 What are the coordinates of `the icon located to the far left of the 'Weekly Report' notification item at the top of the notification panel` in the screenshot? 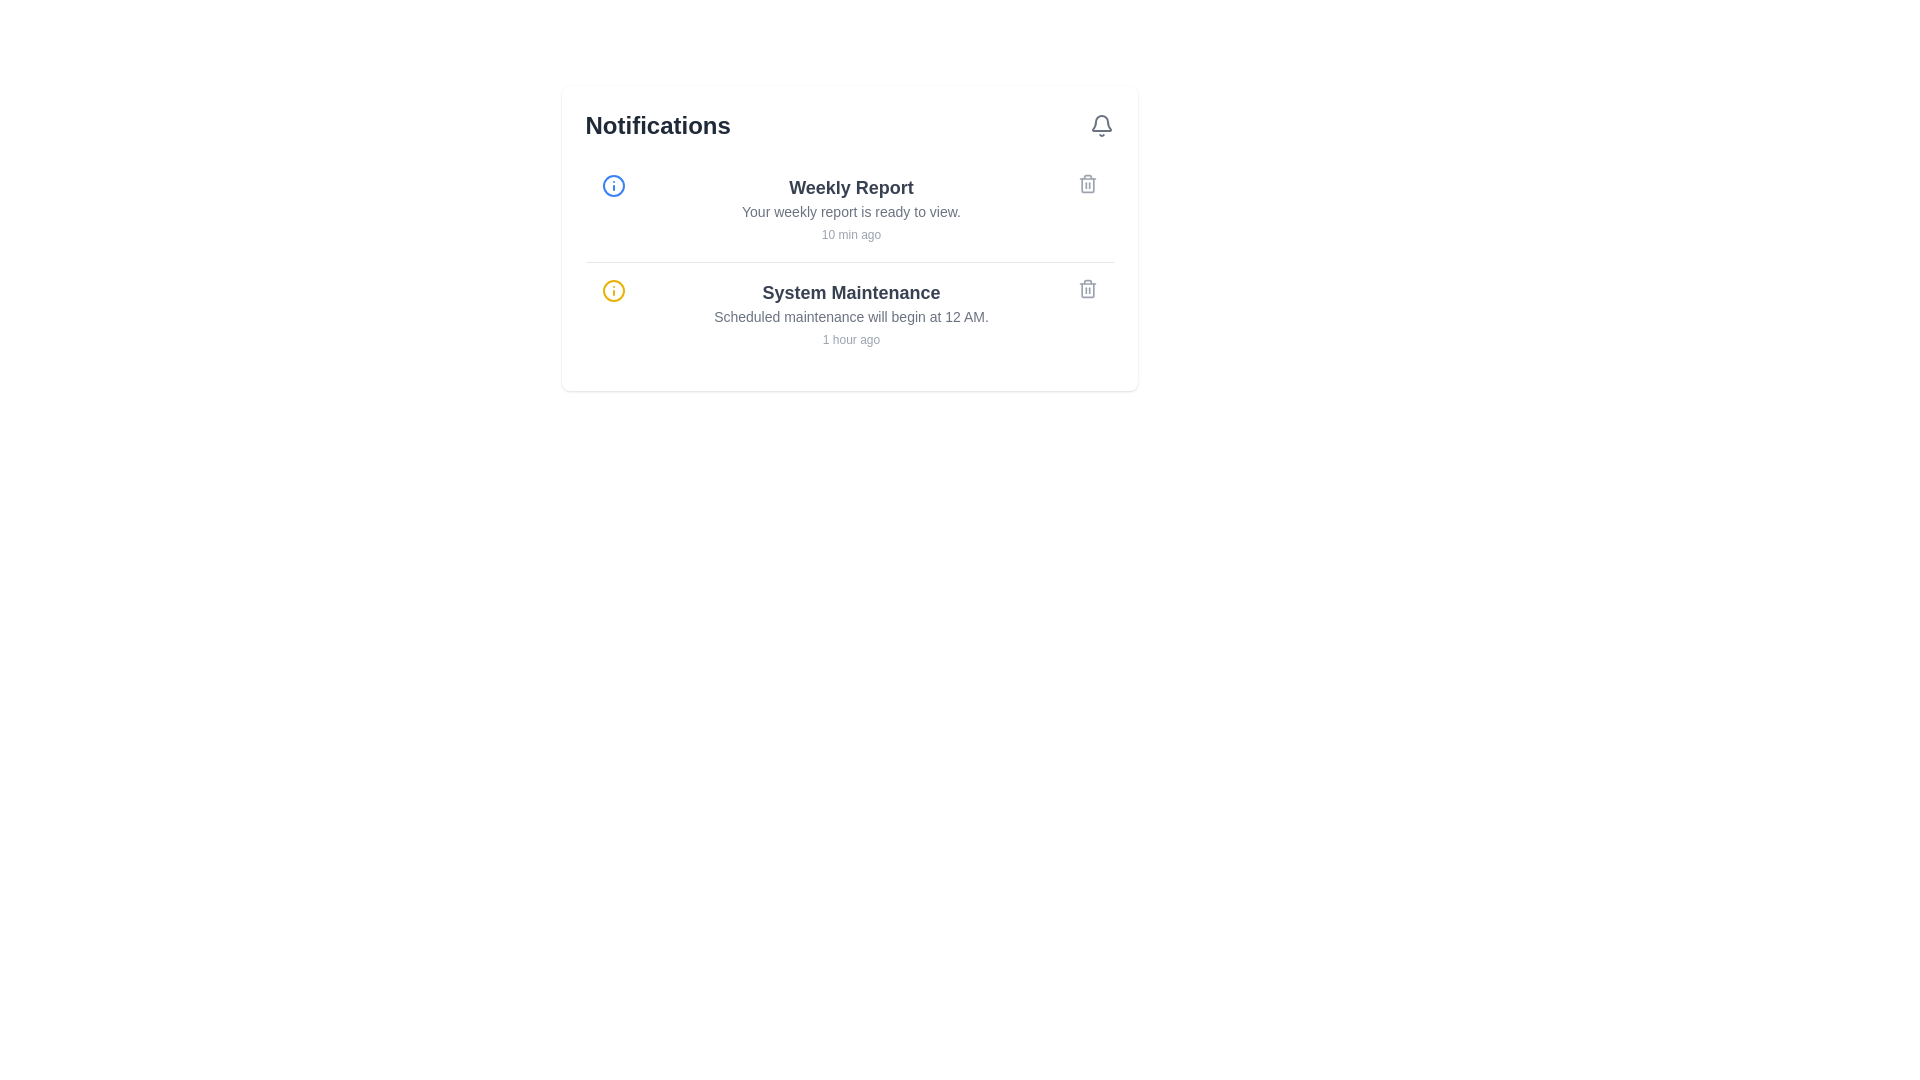 It's located at (612, 185).